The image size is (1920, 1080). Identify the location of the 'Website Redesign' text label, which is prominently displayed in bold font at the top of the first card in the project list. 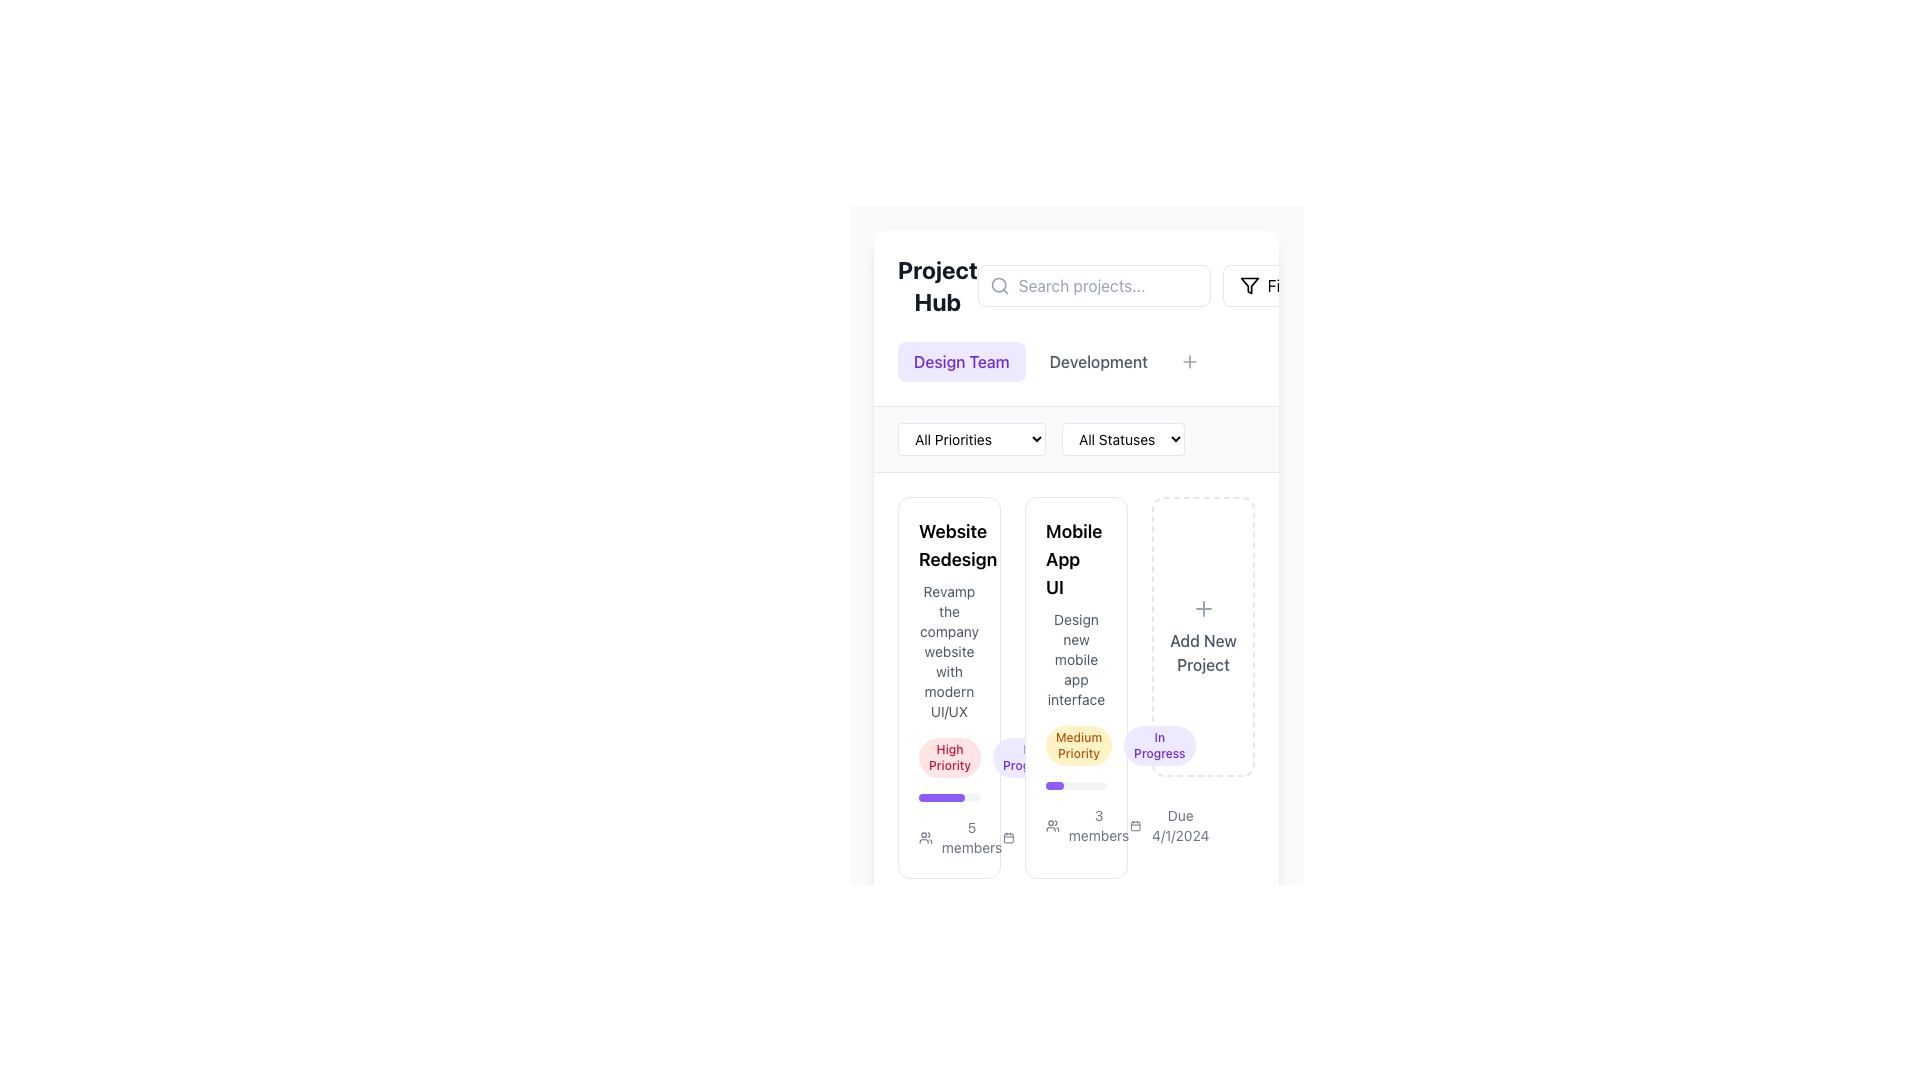
(949, 546).